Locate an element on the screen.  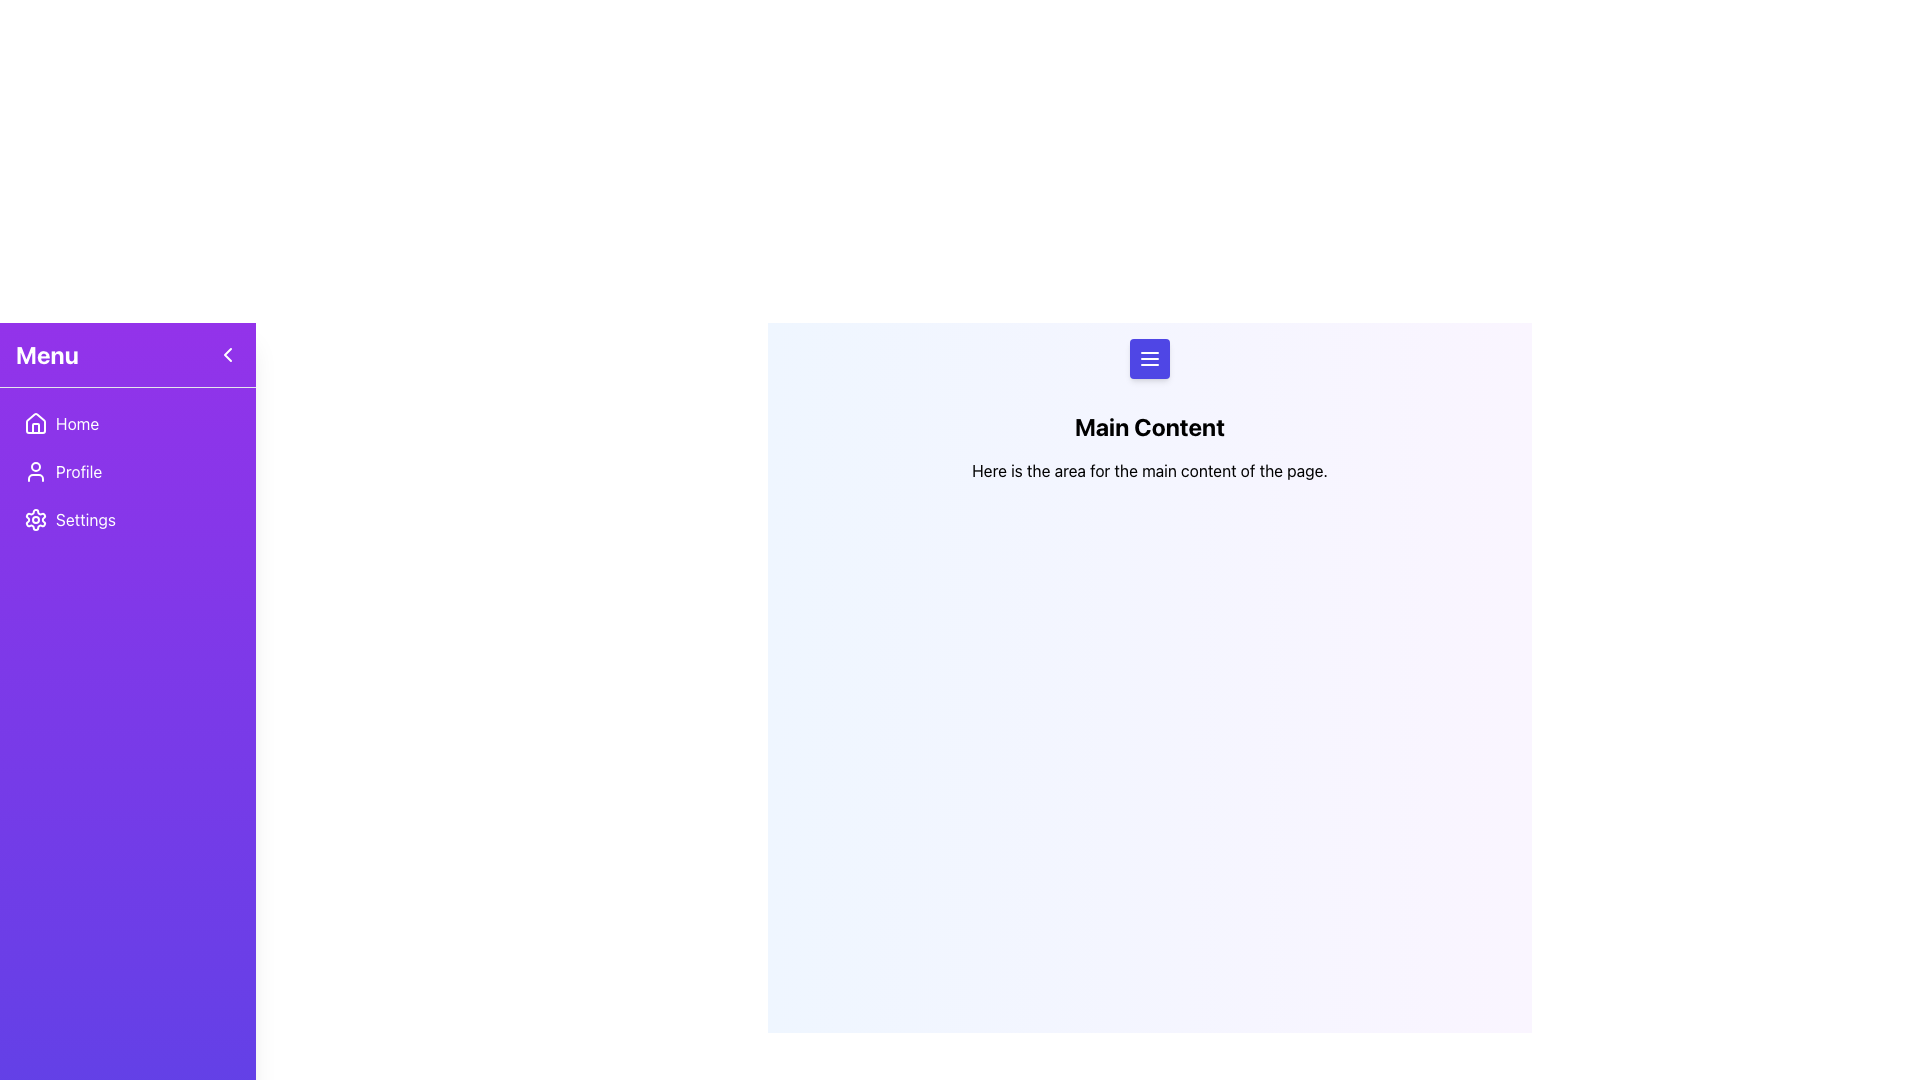
the hamburger menu icon with a purple background and white lines is located at coordinates (1150, 357).